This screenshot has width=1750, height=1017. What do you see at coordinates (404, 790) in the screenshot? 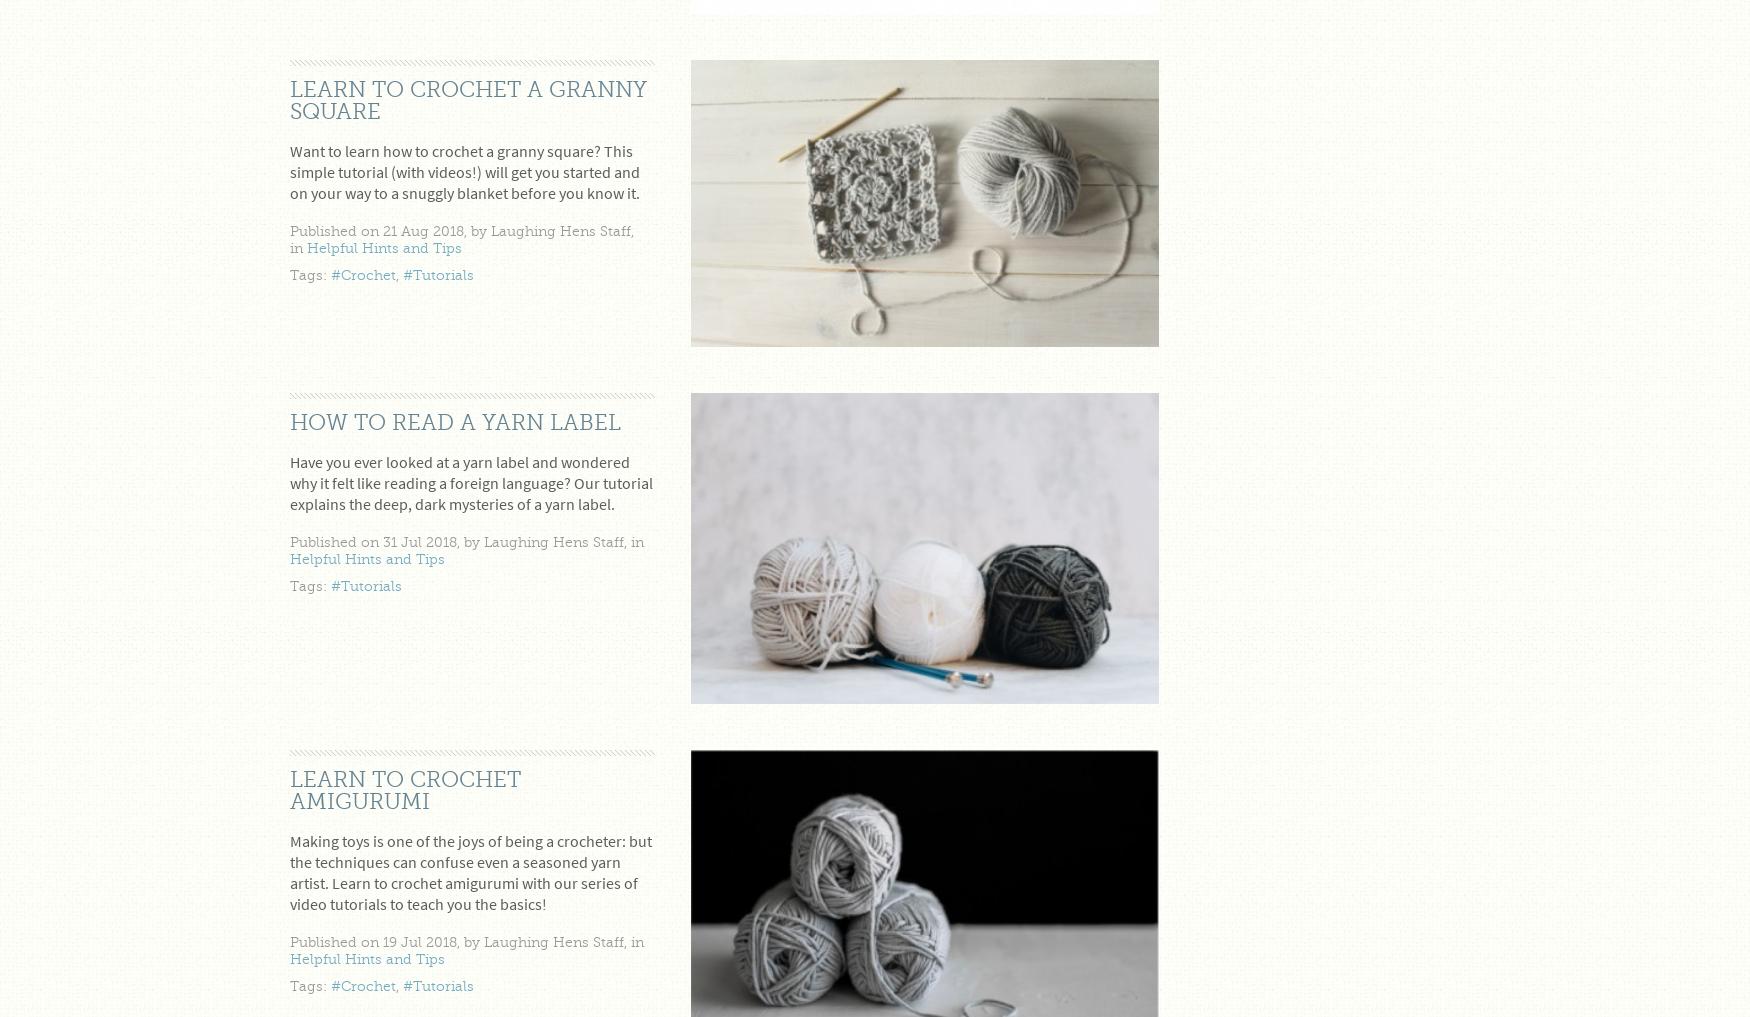
I see `'Learn to crochet amigurumi'` at bounding box center [404, 790].